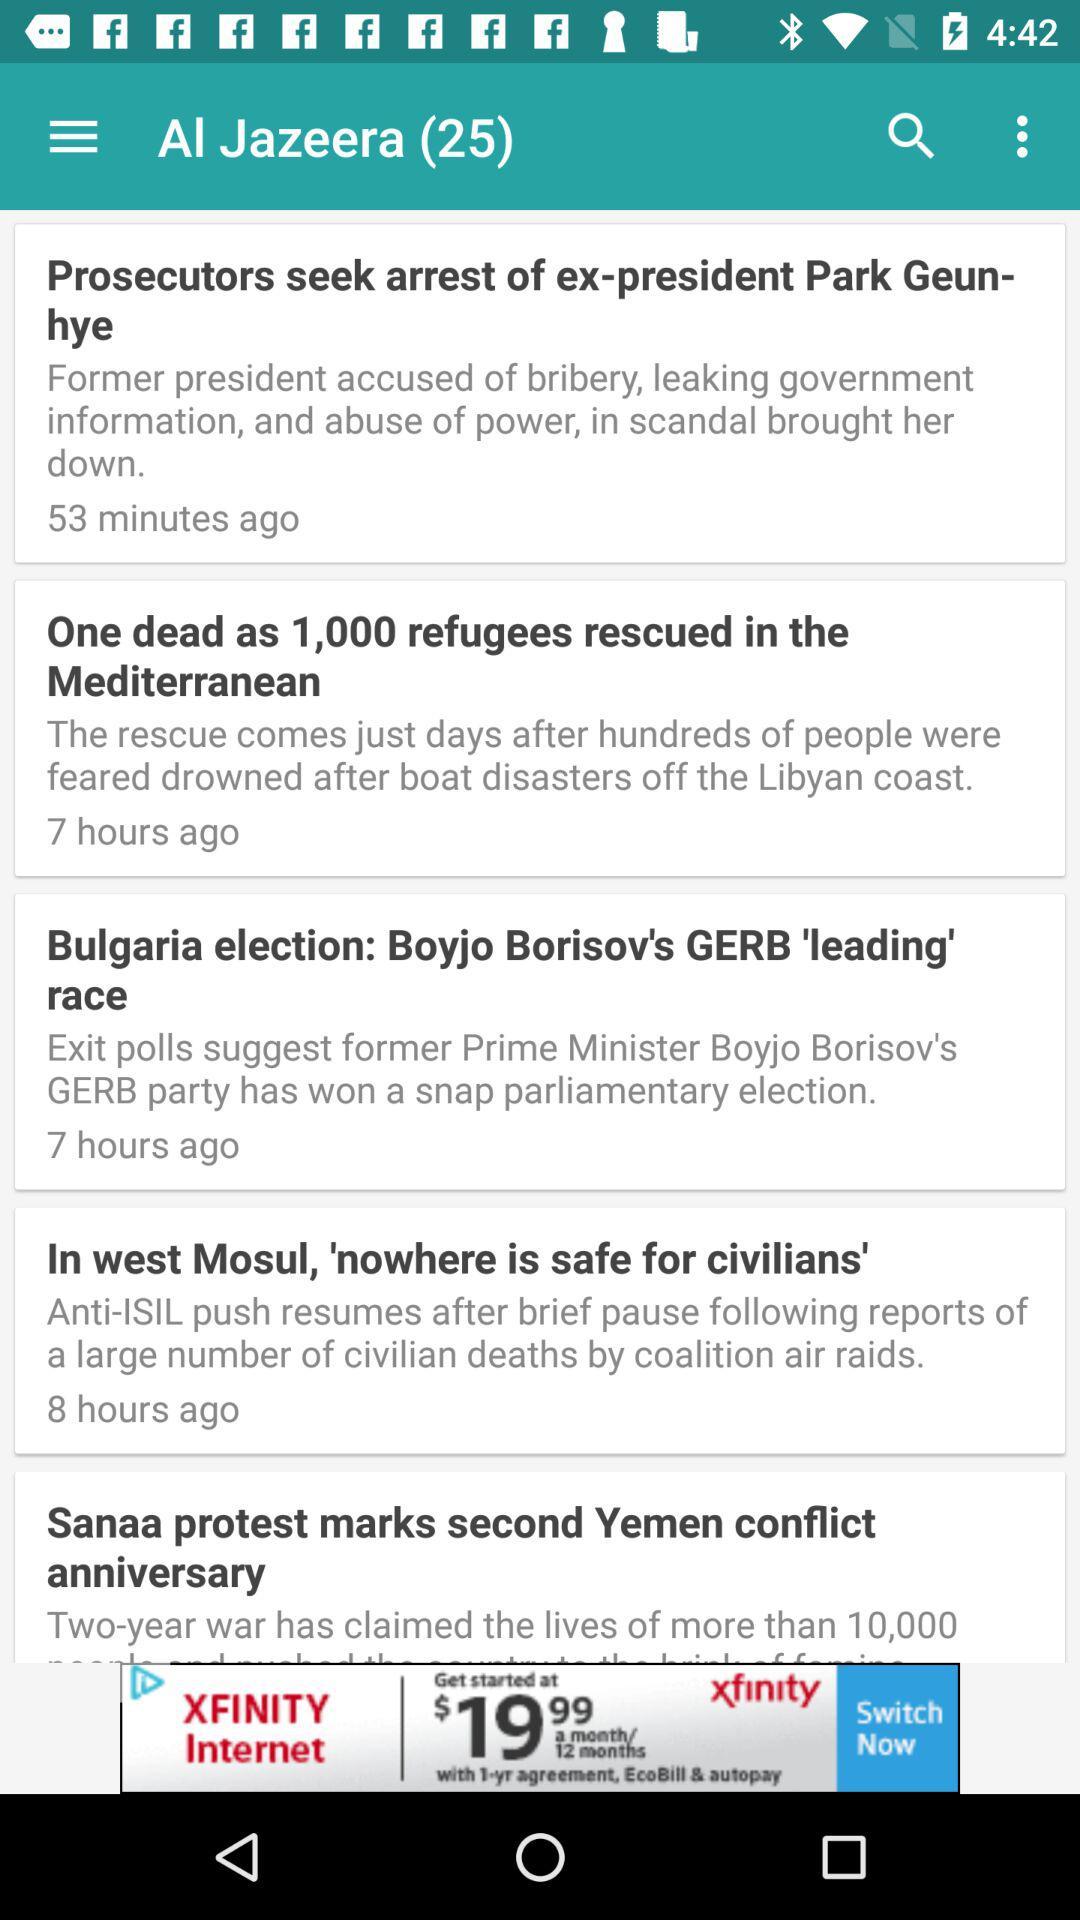  I want to click on the app above the prosecutors seek arrest item, so click(540, 138).